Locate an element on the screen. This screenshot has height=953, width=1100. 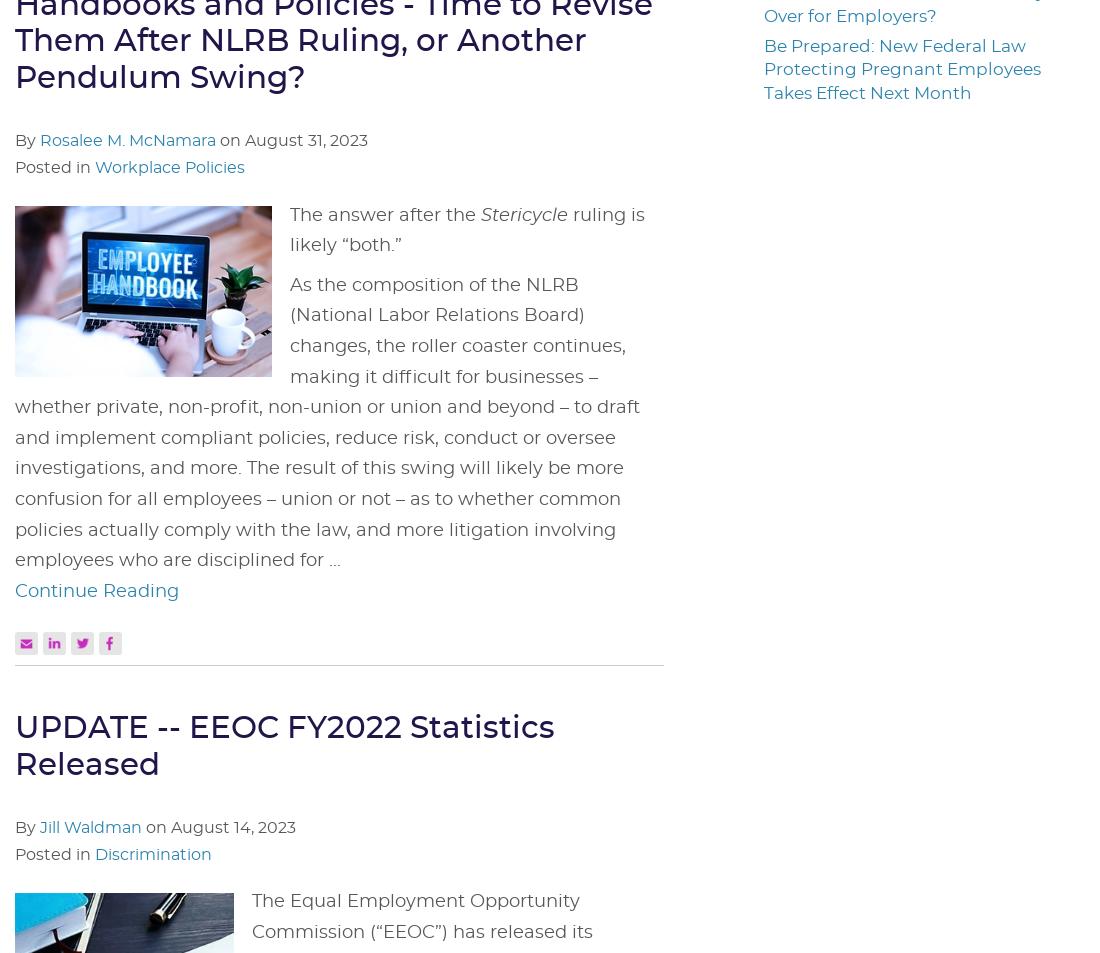
'ruling is likely “both.”' is located at coordinates (465, 229).